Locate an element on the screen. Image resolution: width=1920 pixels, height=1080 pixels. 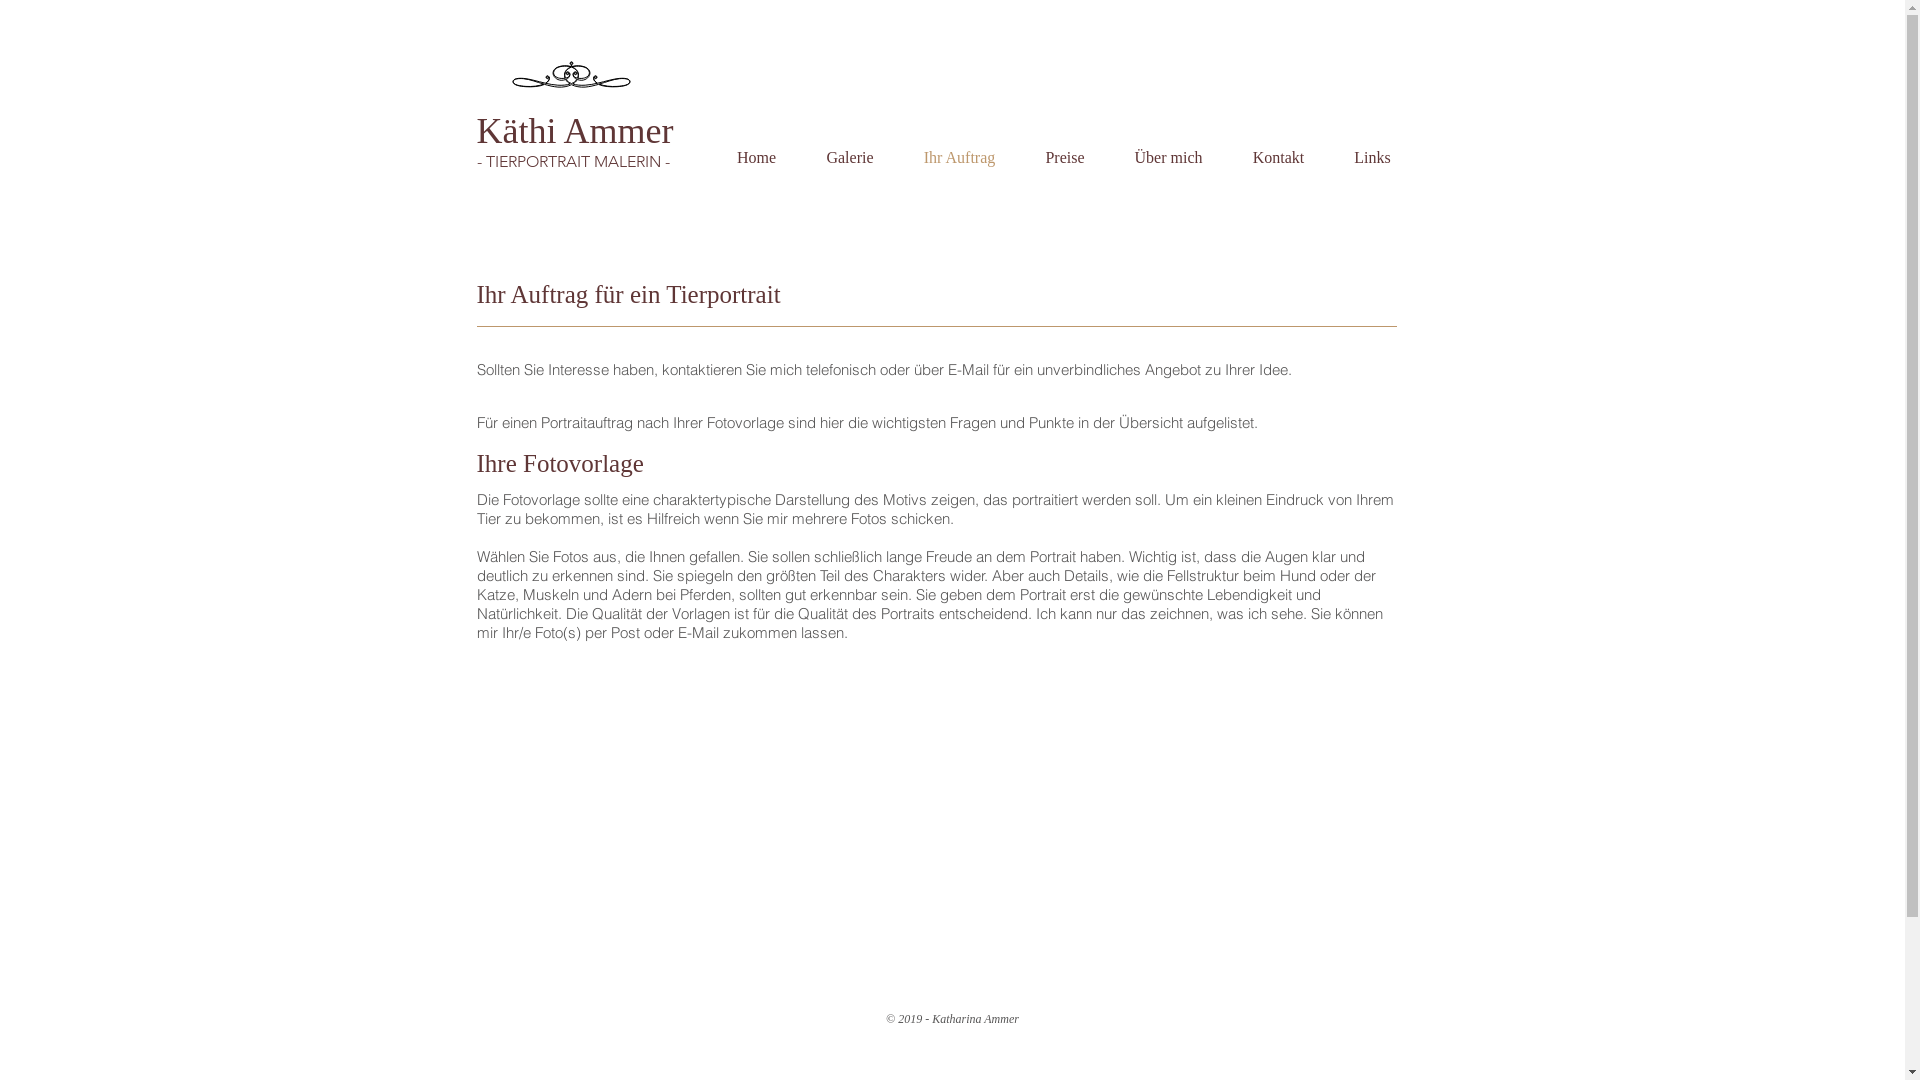
'Home' is located at coordinates (756, 157).